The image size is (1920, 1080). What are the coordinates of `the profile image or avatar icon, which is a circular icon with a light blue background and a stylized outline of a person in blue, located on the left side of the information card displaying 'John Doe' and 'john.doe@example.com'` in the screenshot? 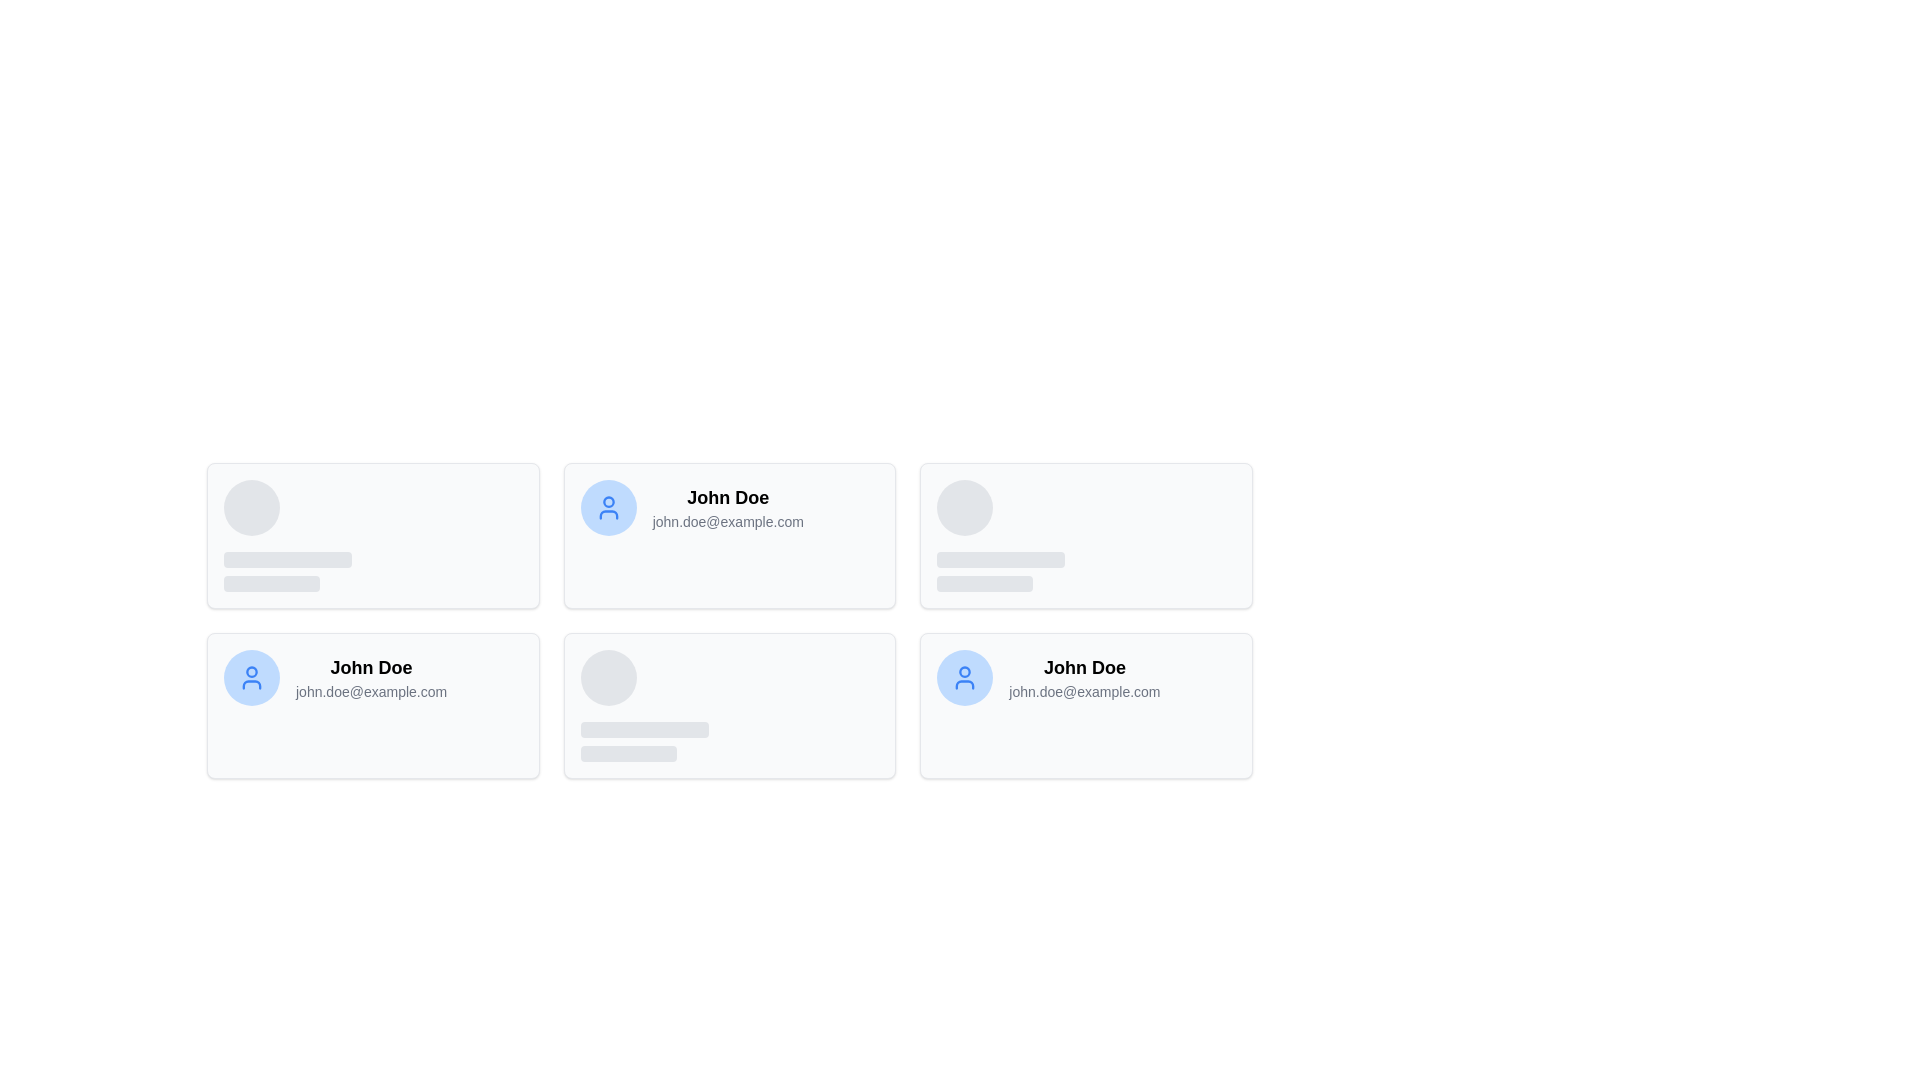 It's located at (251, 677).